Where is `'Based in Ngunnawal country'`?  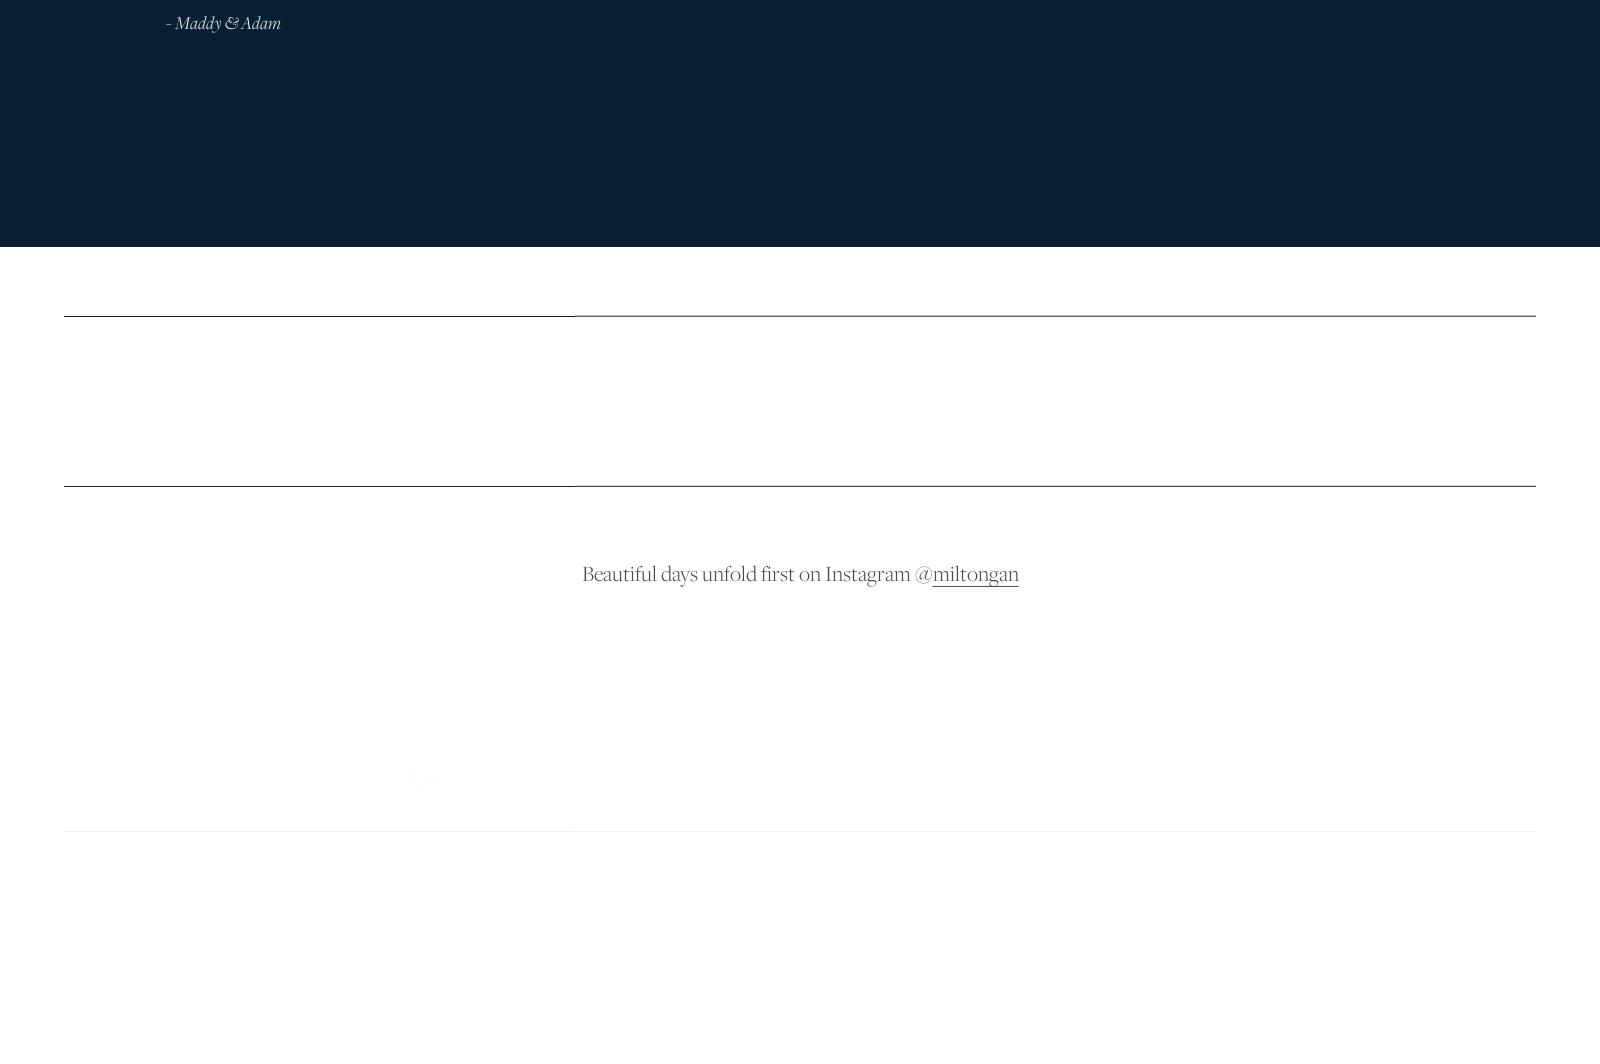
'Based in Ngunnawal country' is located at coordinates (155, 993).